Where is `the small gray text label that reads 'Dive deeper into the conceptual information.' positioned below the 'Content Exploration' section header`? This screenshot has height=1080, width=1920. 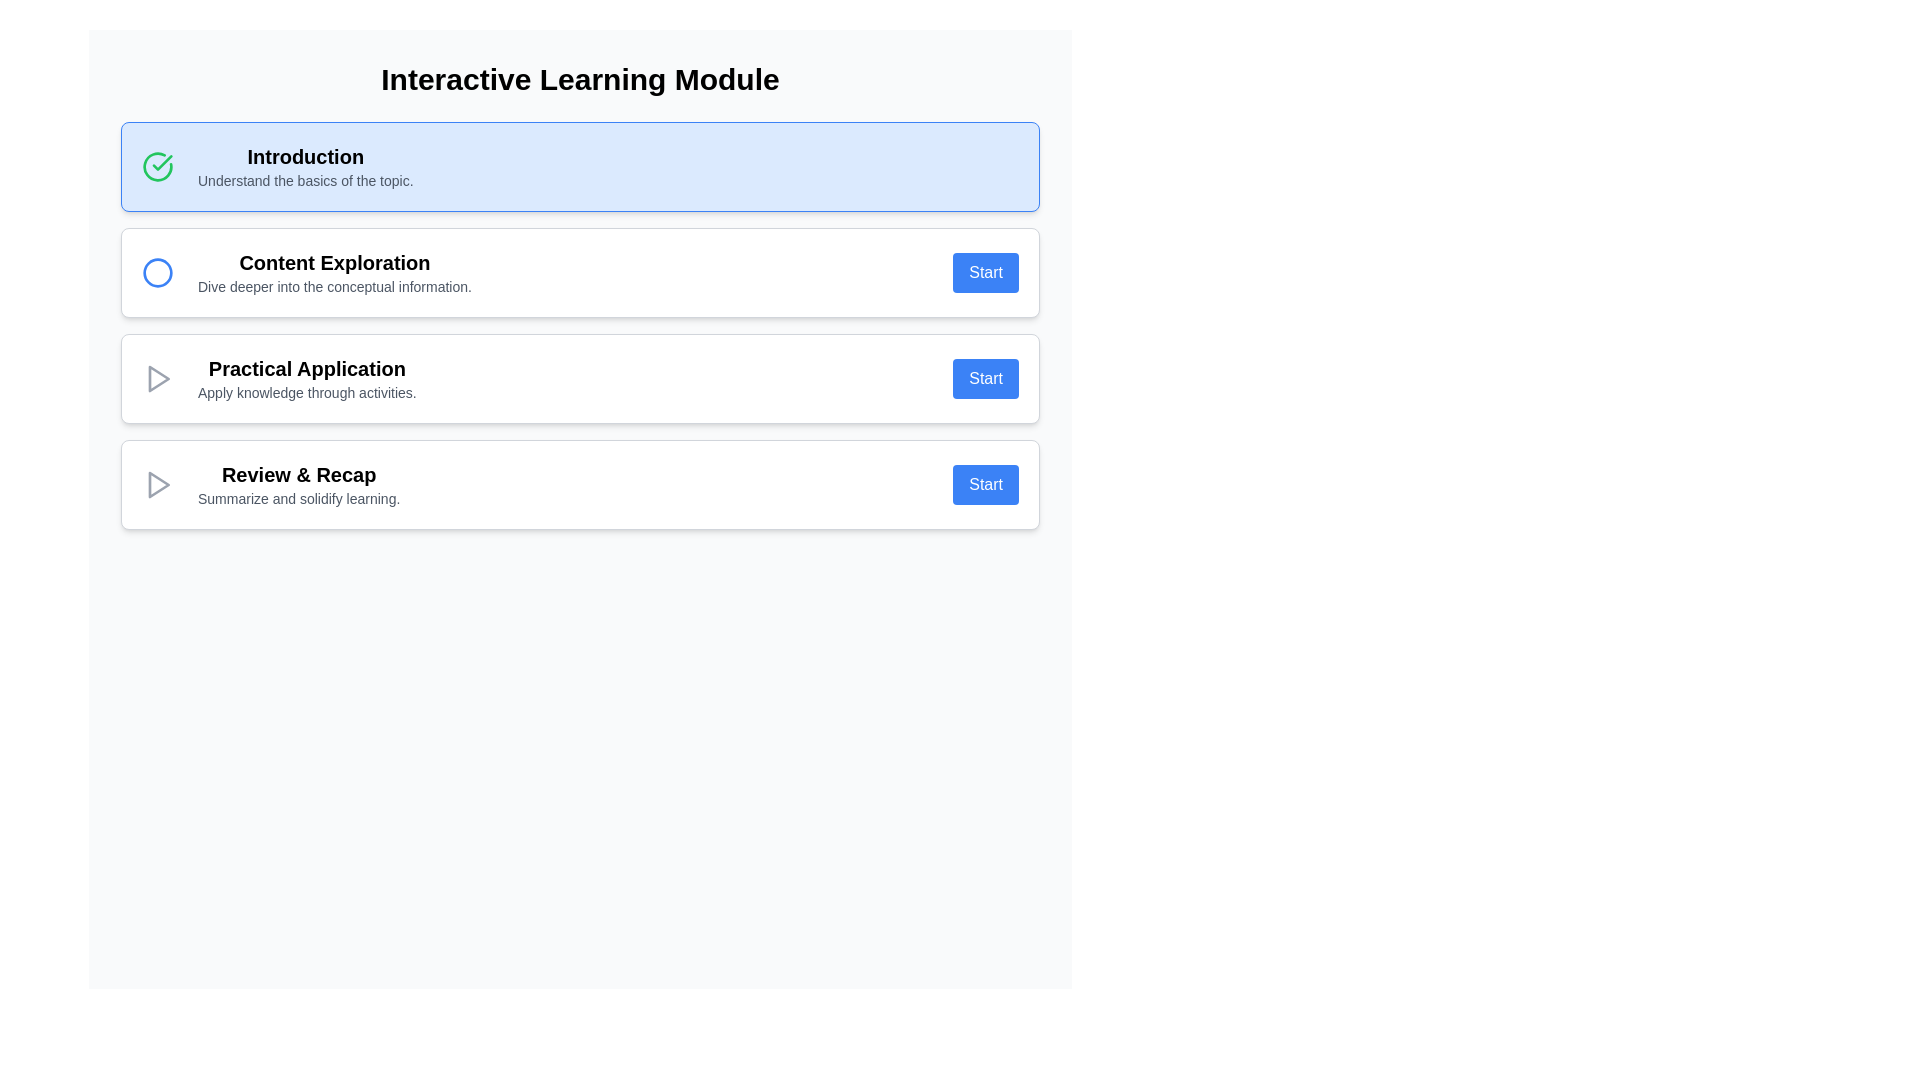 the small gray text label that reads 'Dive deeper into the conceptual information.' positioned below the 'Content Exploration' section header is located at coordinates (335, 286).